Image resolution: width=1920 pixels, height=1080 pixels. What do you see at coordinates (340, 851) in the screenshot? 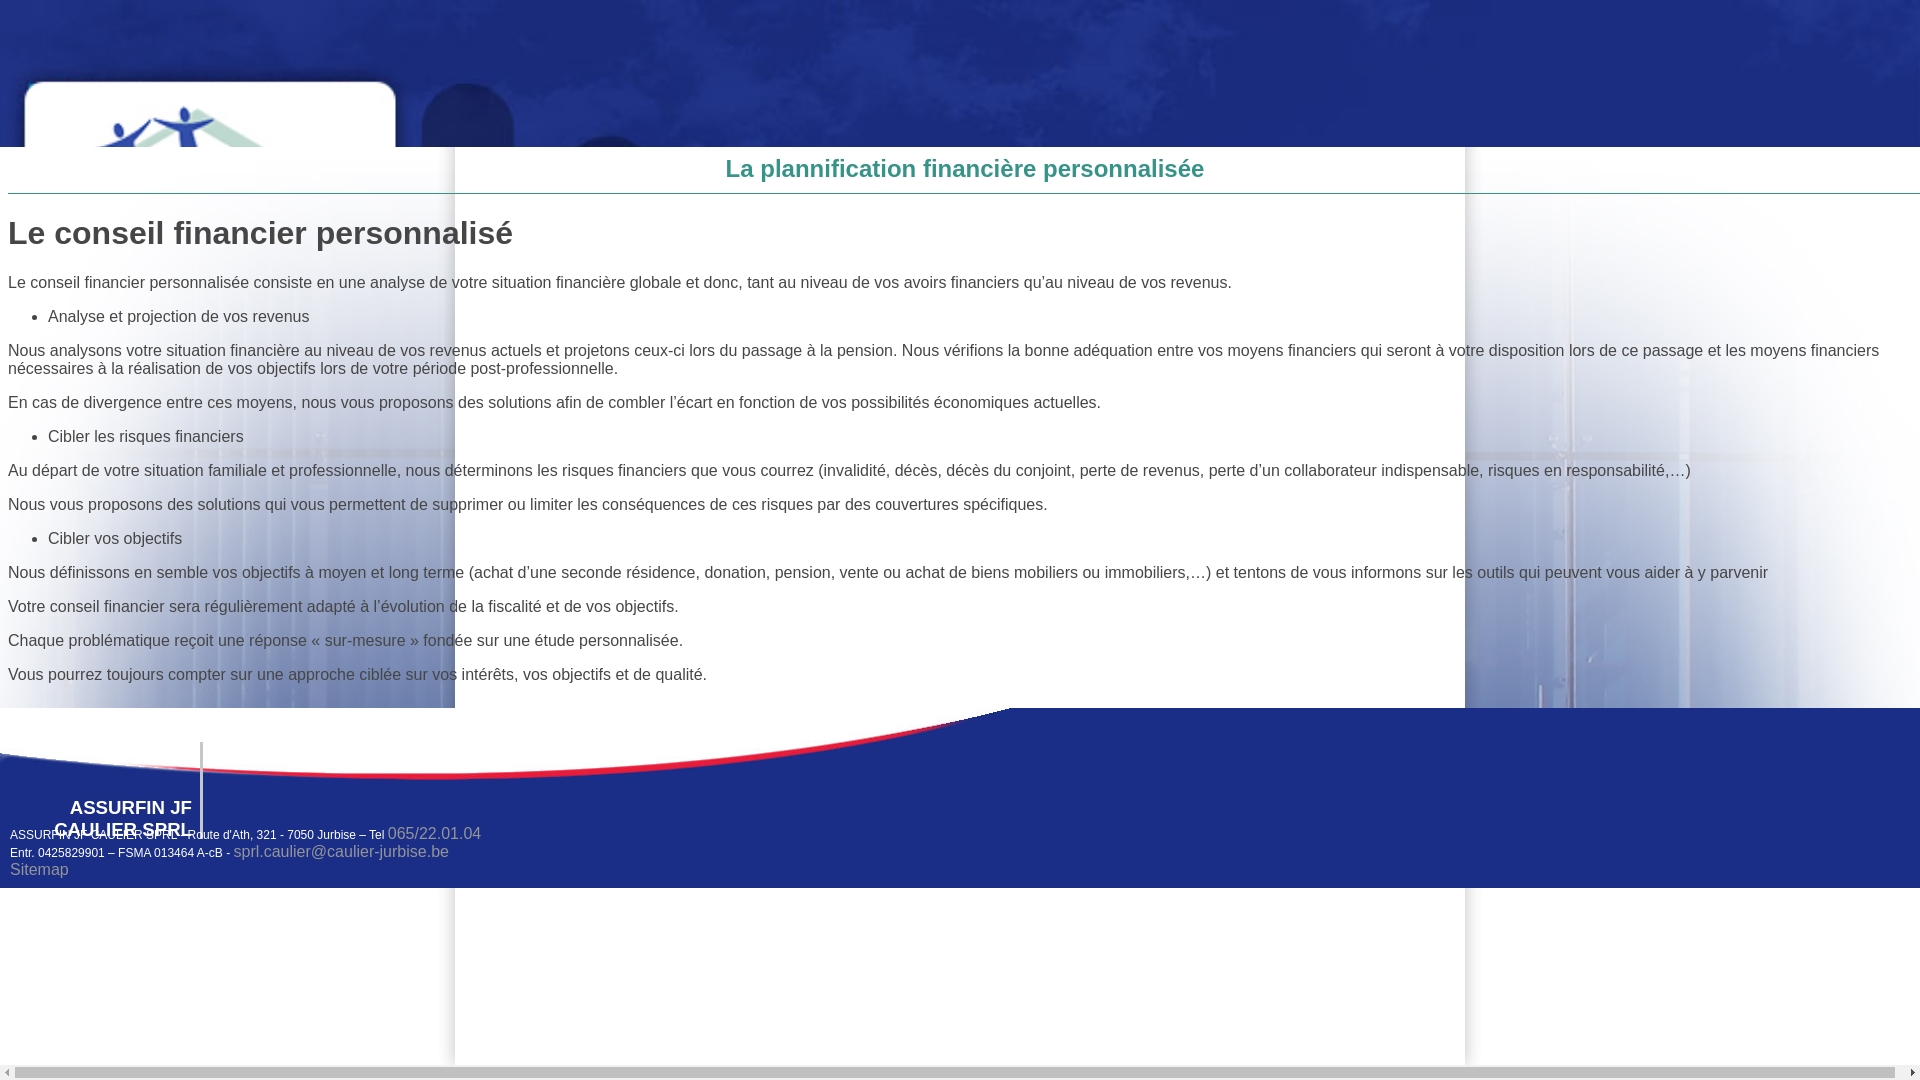
I see `'sprl.caulier@caulier-jurbise.be'` at bounding box center [340, 851].